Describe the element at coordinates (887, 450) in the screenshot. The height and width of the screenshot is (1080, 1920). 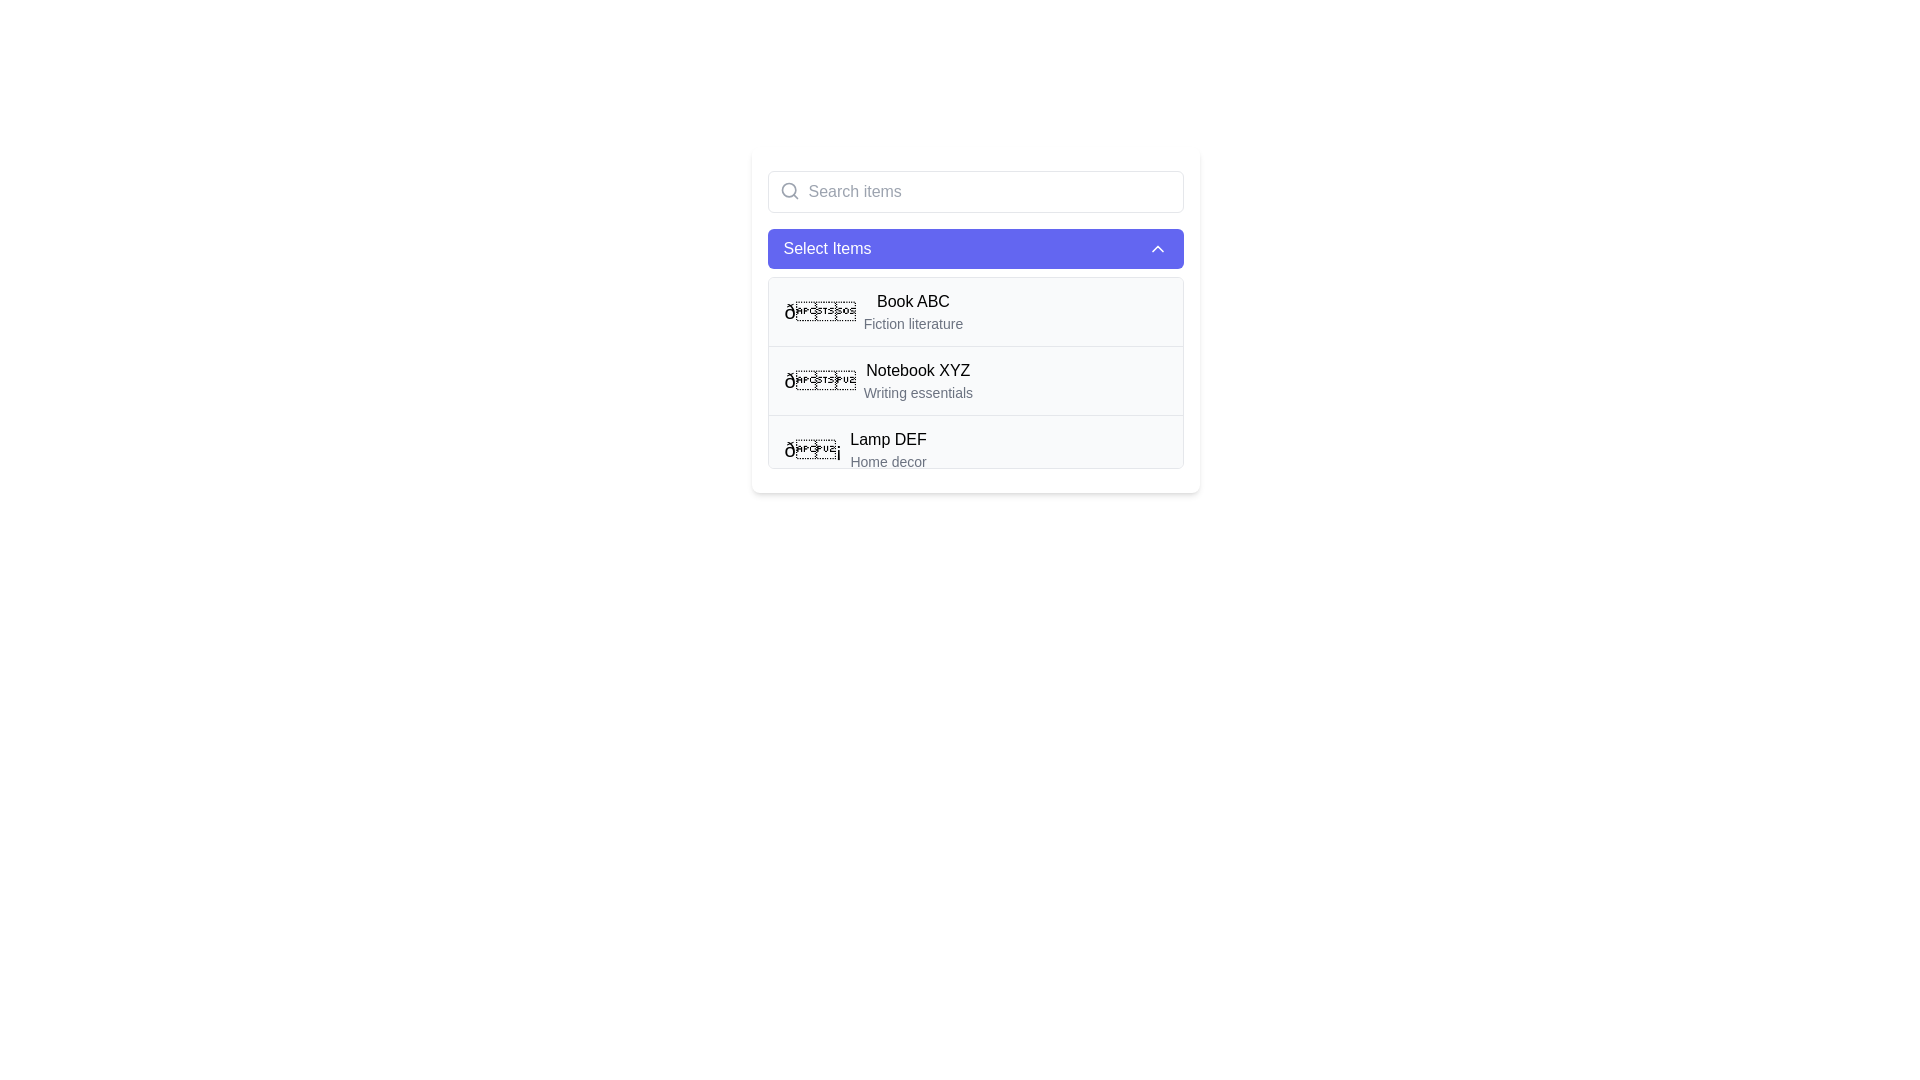
I see `the text block displaying 'Lamp DEF' with the description 'Home decor' in the third entry of the vertical selection list` at that location.